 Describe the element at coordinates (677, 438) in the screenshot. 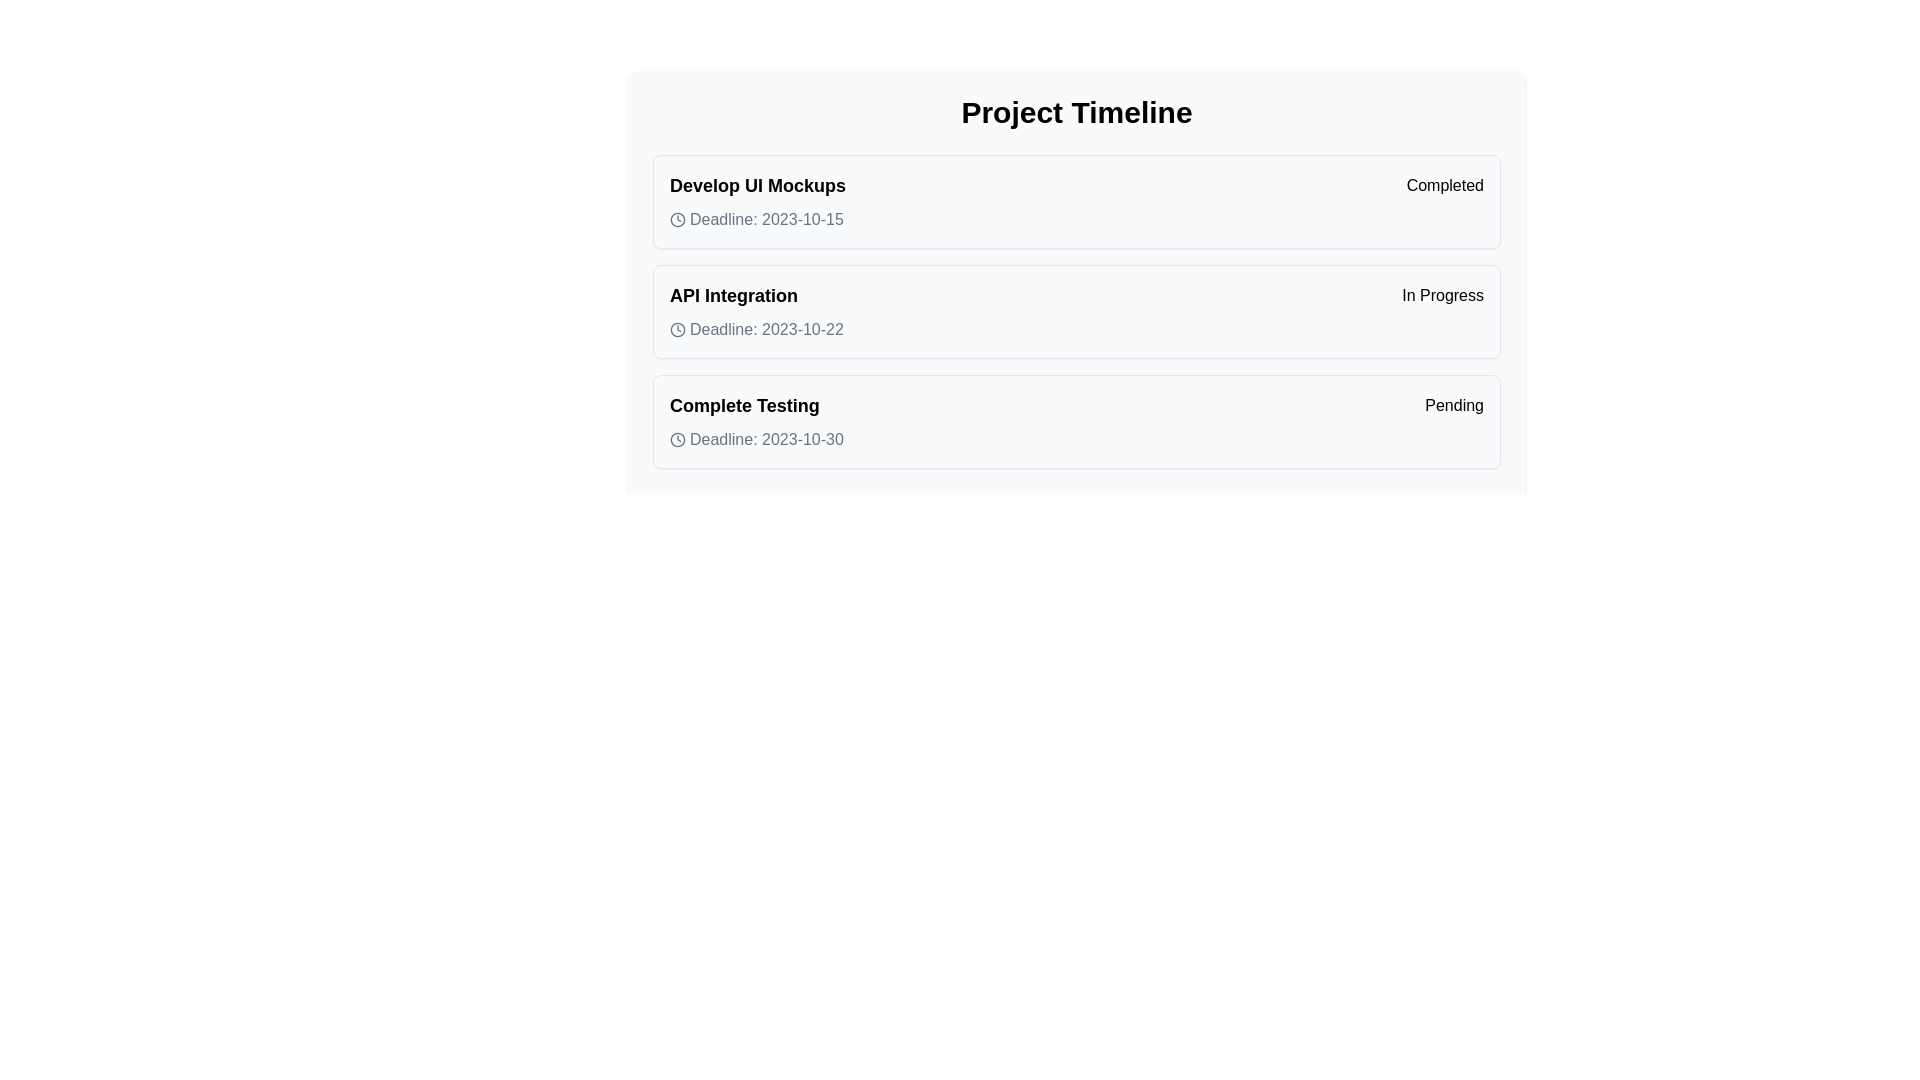

I see `the small circular grayish clock icon located in the 'Complete Testing' section of the 'Project Timeline' interface, which is positioned to the left of the text 'Deadline: 2023-10-30'` at that location.